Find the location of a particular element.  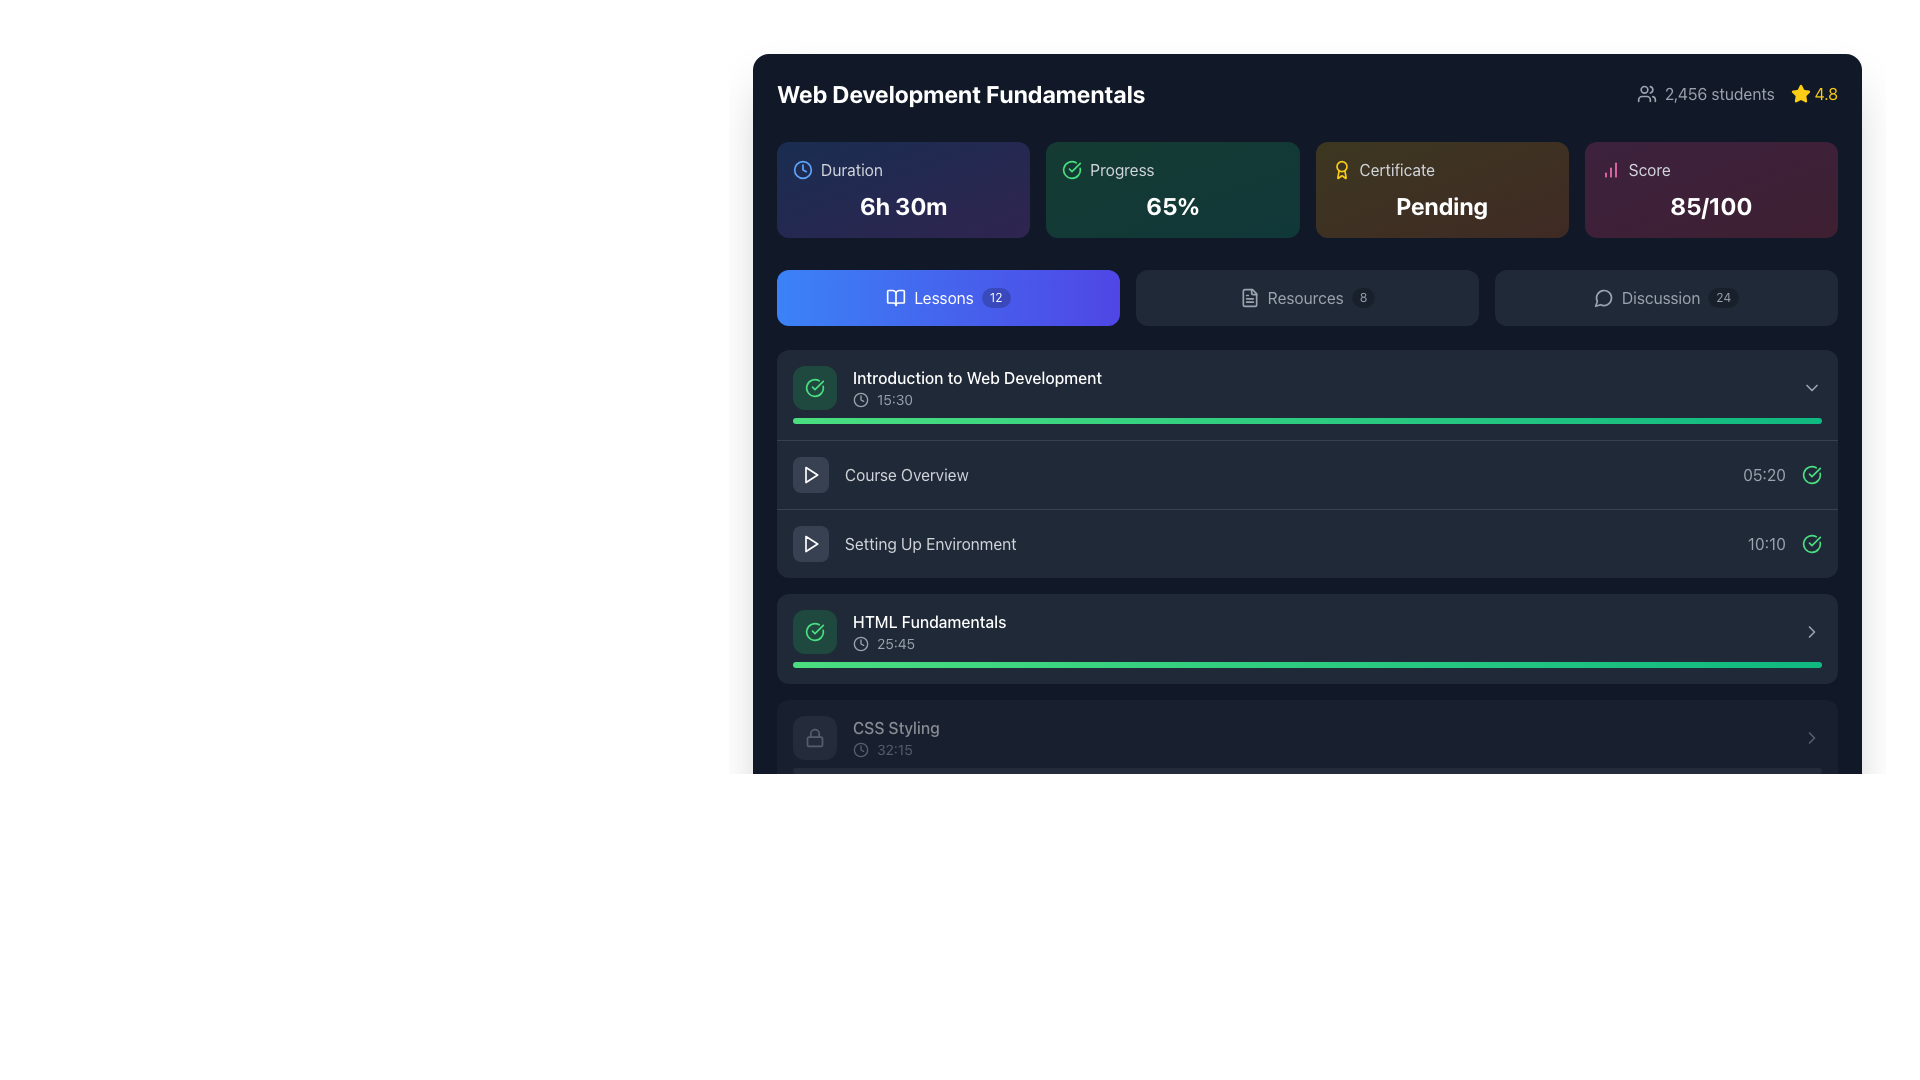

the text indicating the time duration related to 'HTML Fundamentals', which is the first element in the horizontal grouping to the right of that section is located at coordinates (1766, 543).